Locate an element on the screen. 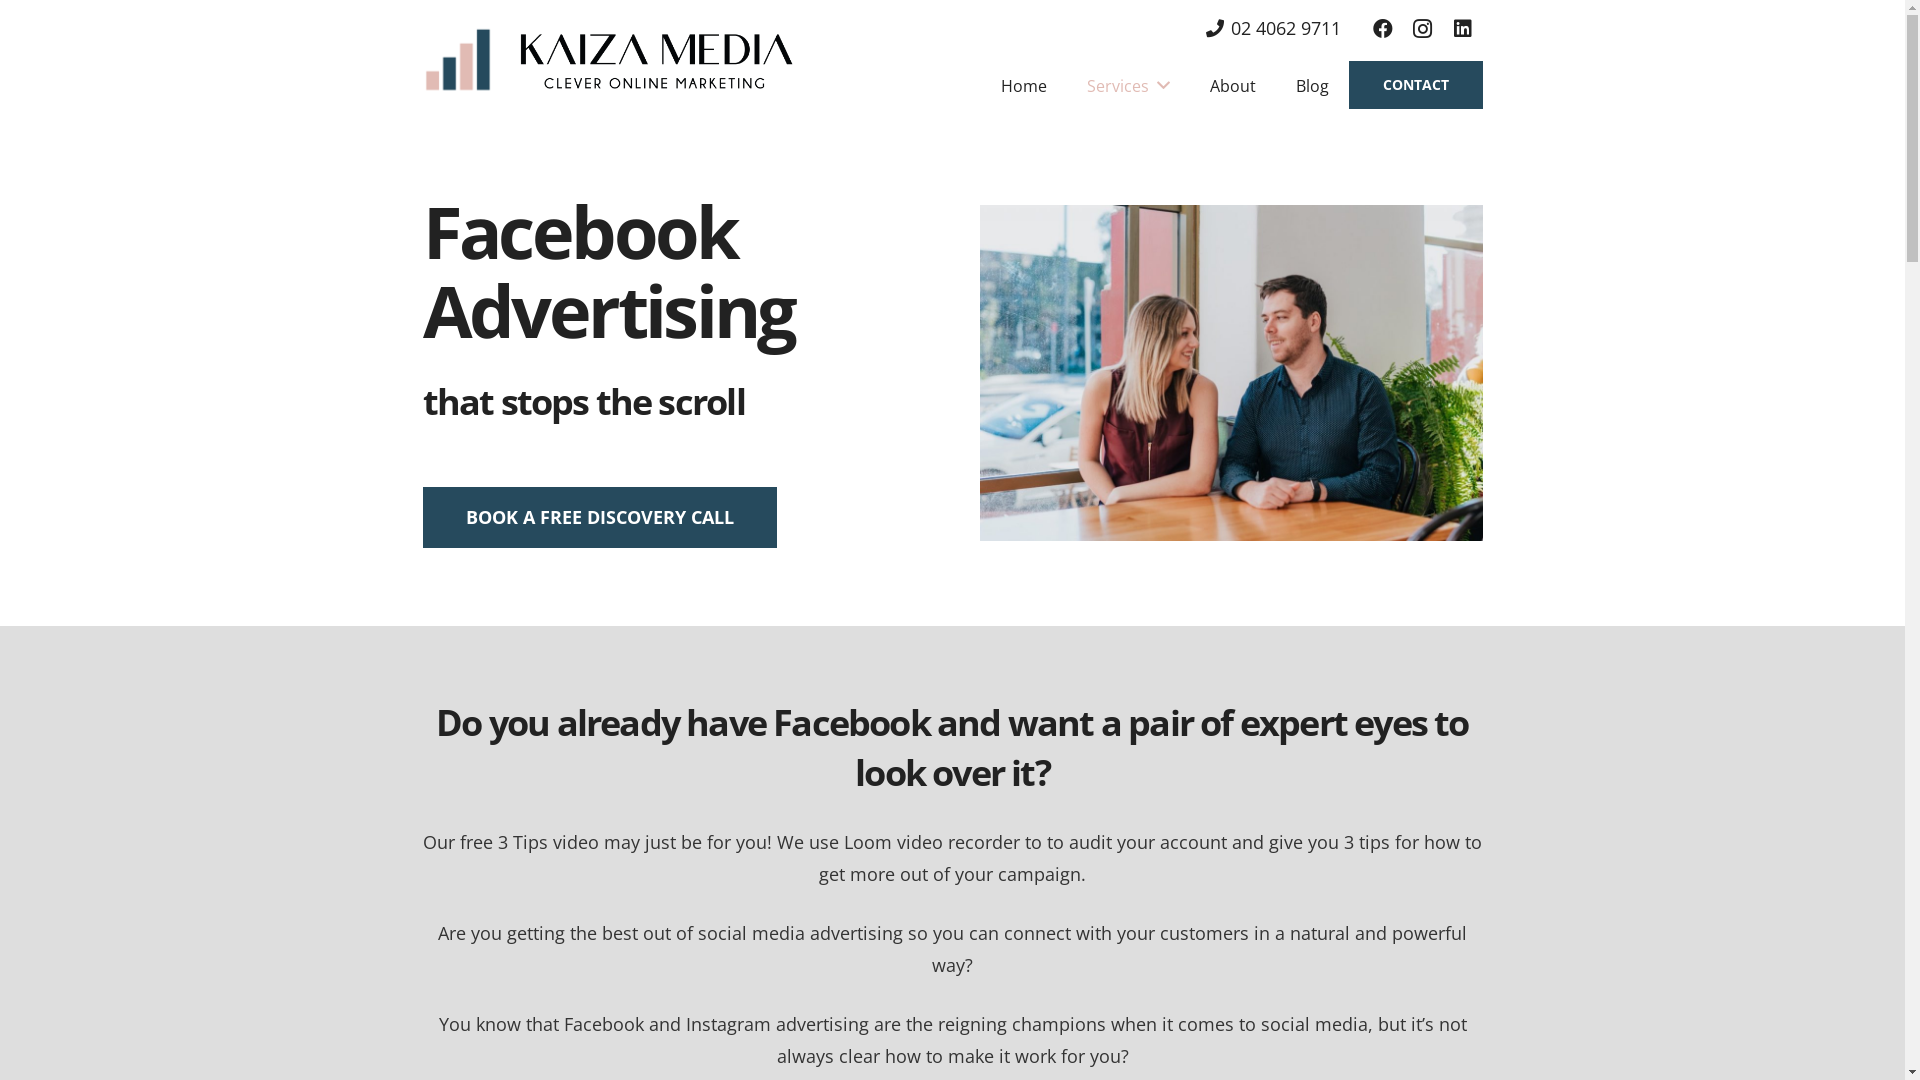  'CONTACT' is located at coordinates (1414, 83).